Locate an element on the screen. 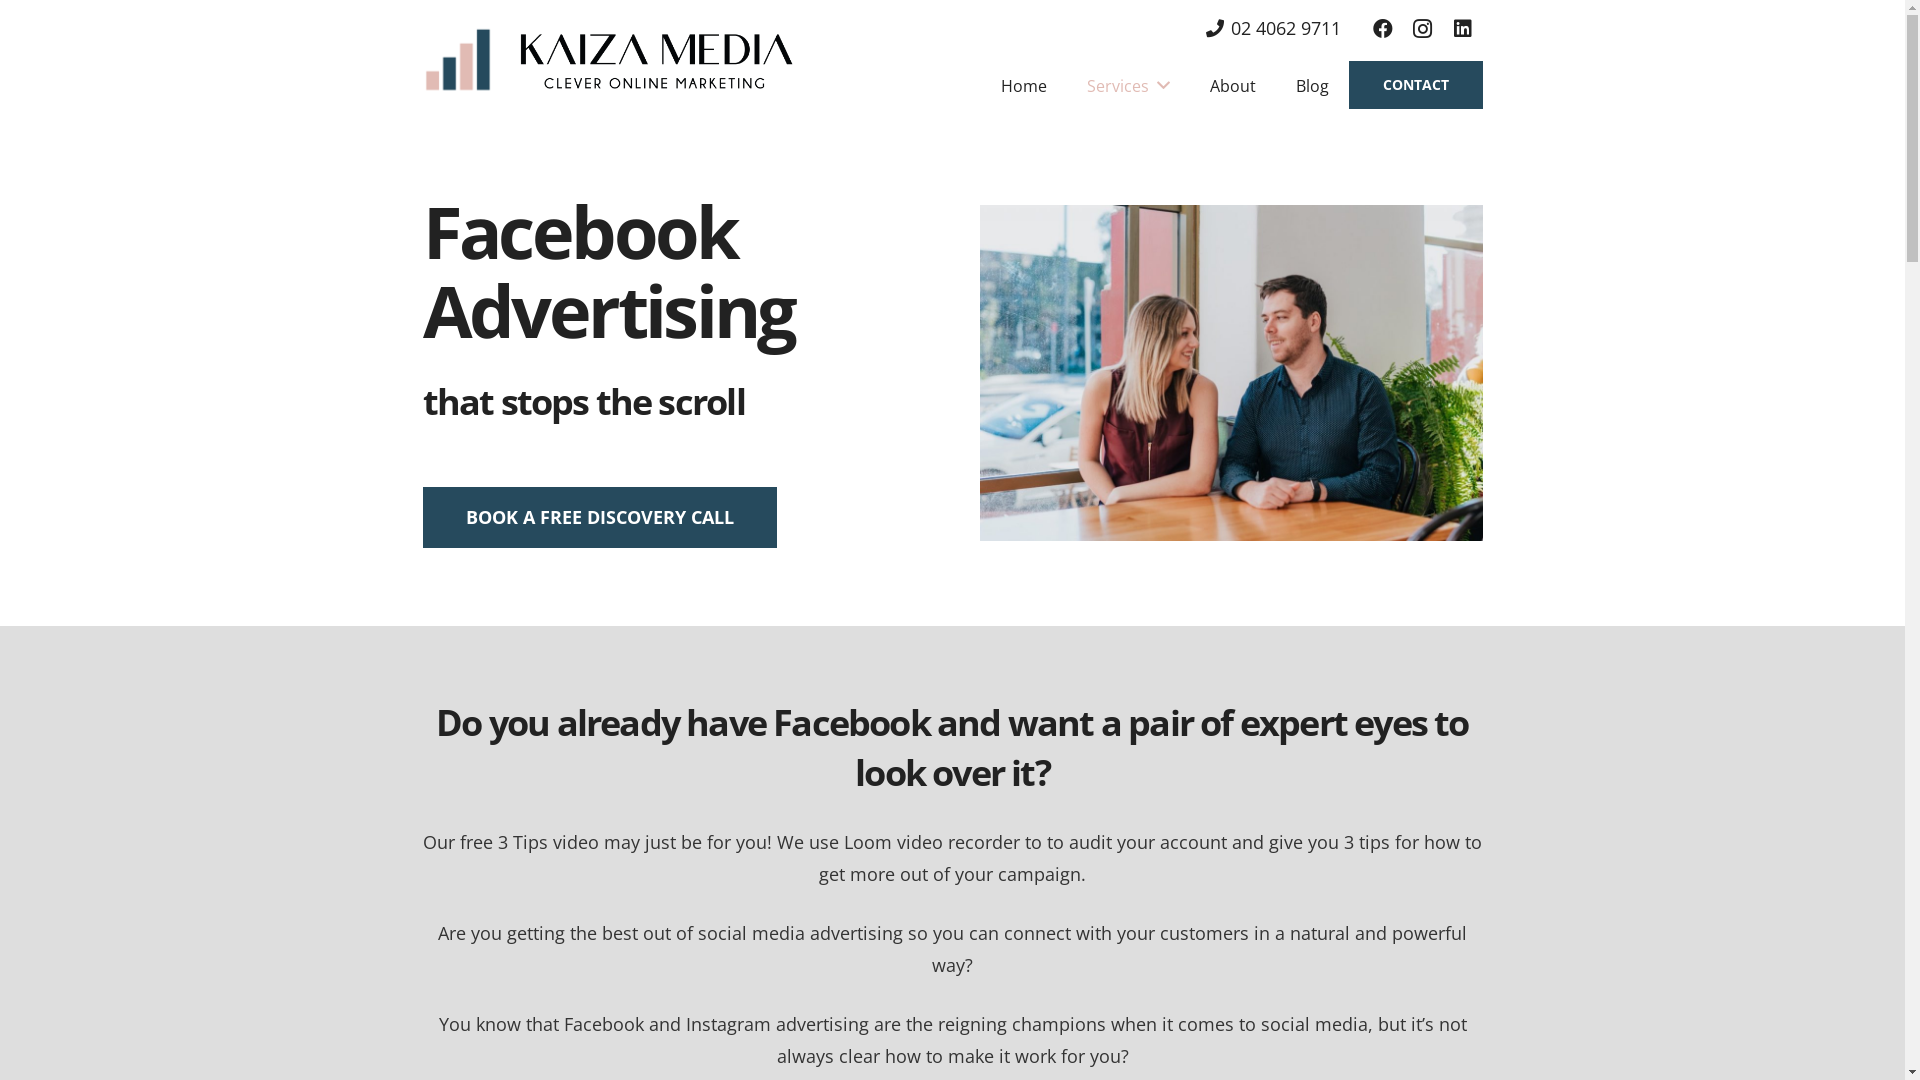  'CONTACT' is located at coordinates (1414, 83).